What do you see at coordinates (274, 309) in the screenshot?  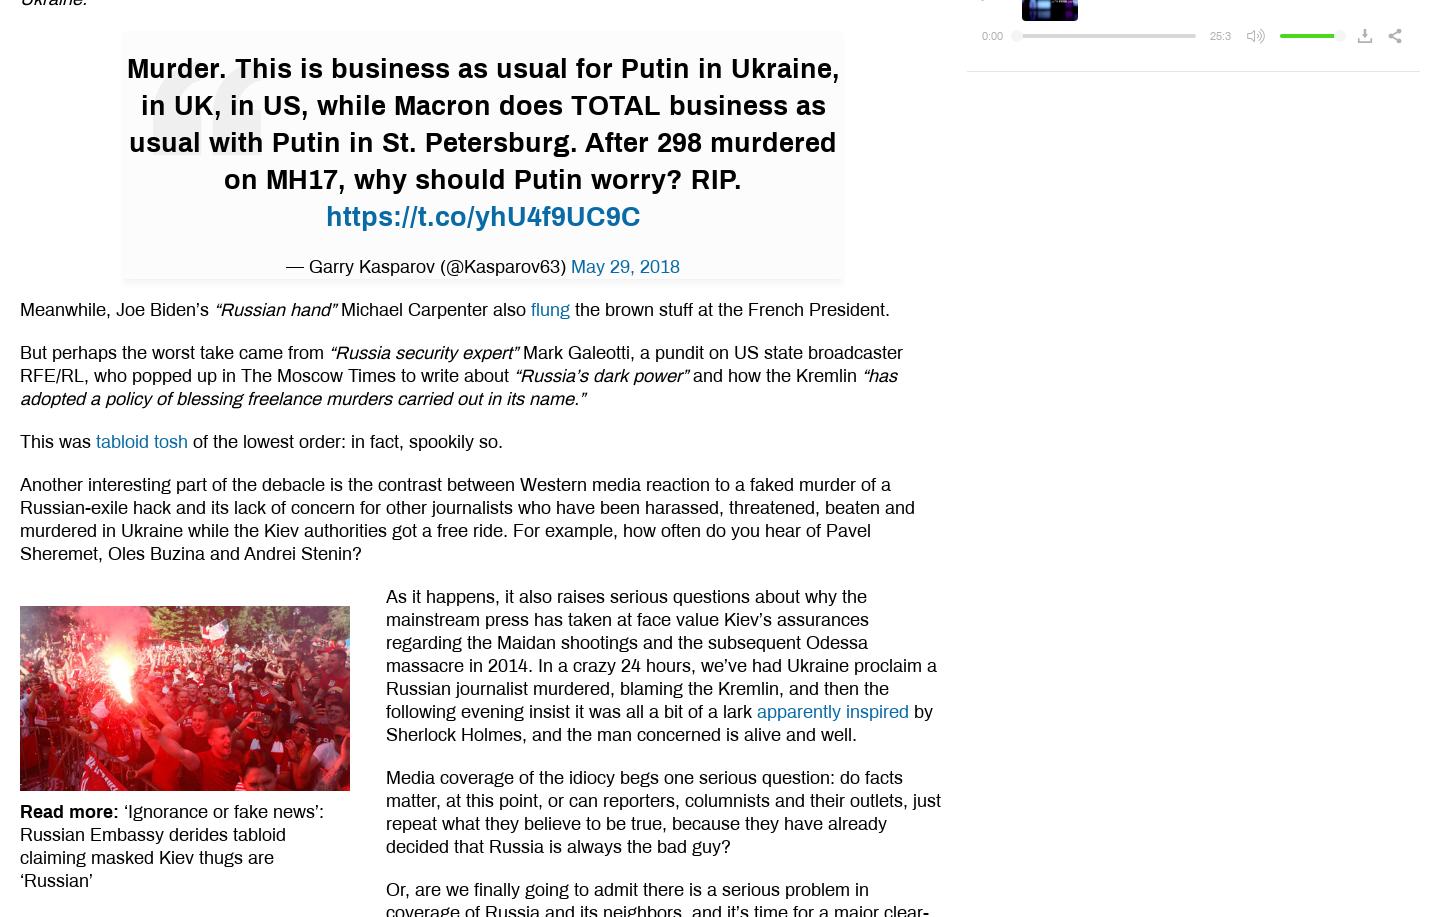 I see `'“Russian hand”'` at bounding box center [274, 309].